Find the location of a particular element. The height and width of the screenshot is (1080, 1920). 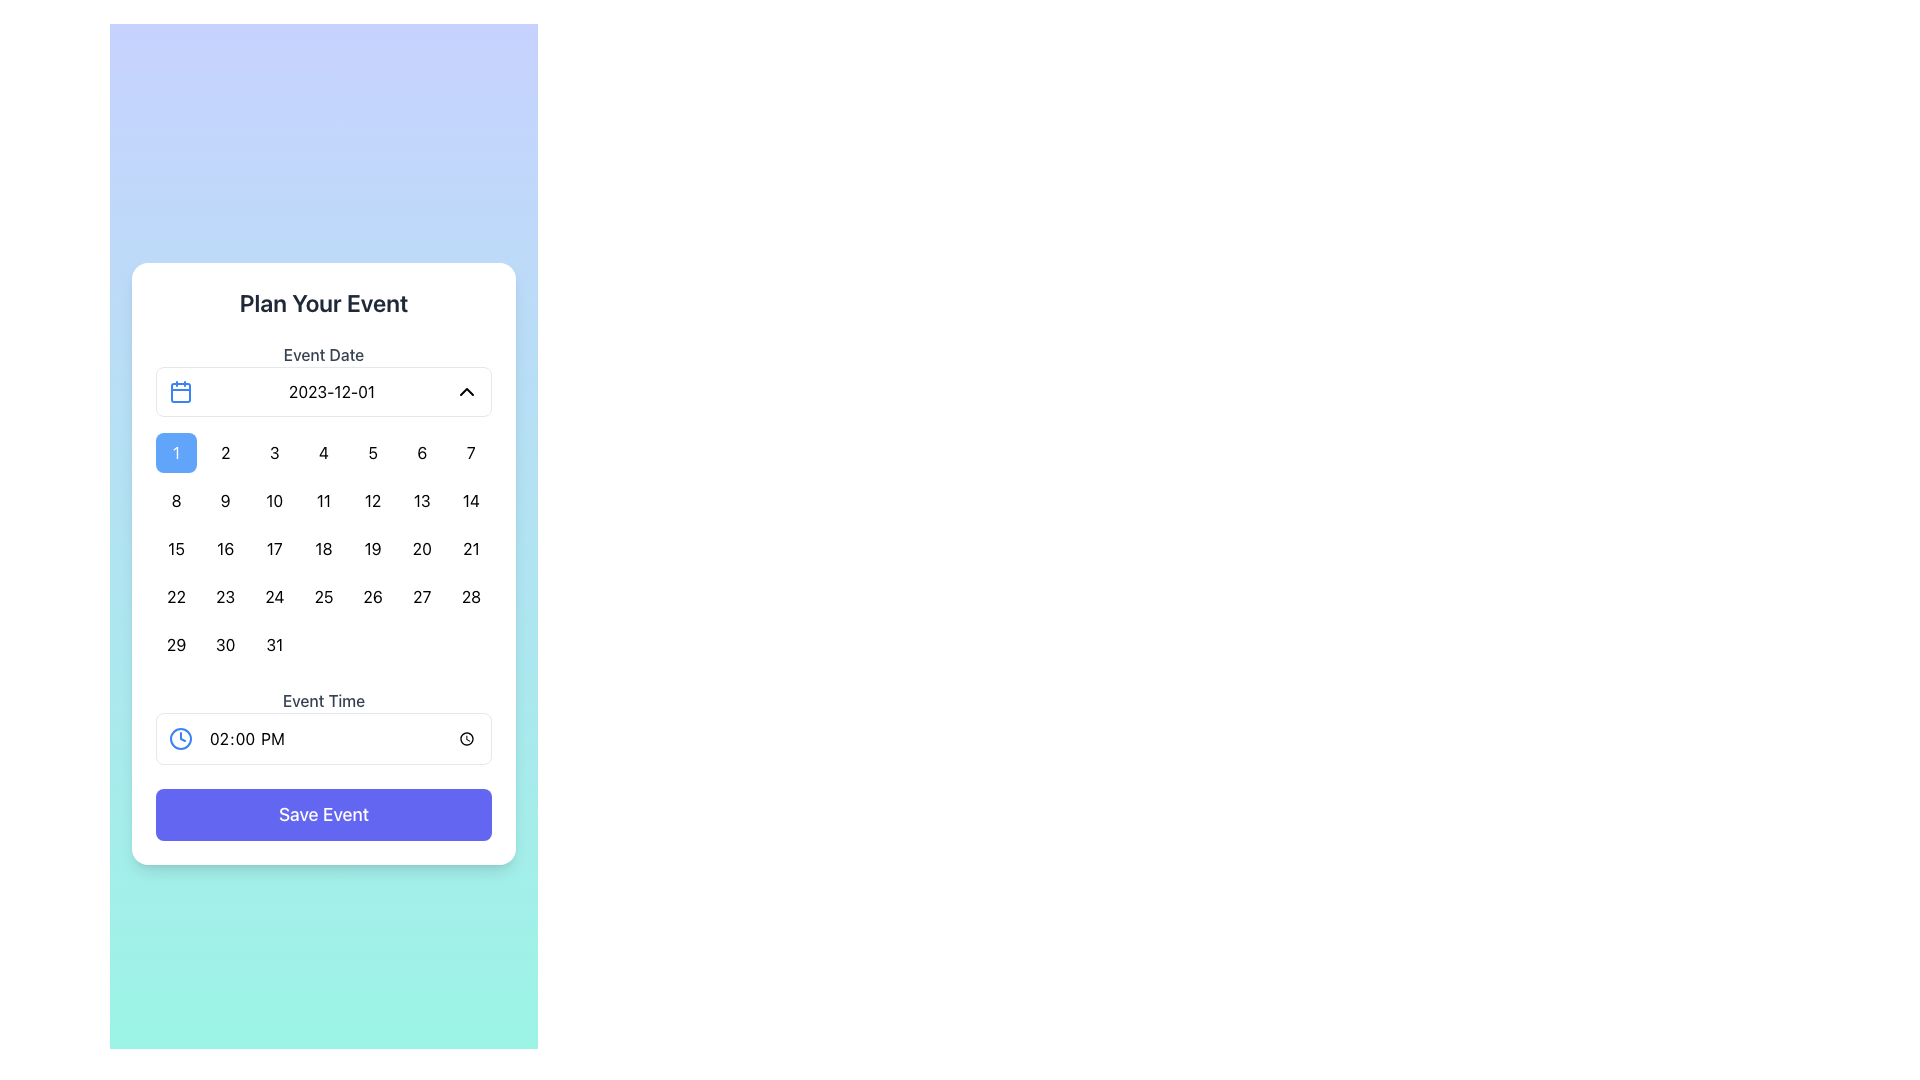

the button displaying the number '28' in a light rounded rectangle is located at coordinates (470, 596).